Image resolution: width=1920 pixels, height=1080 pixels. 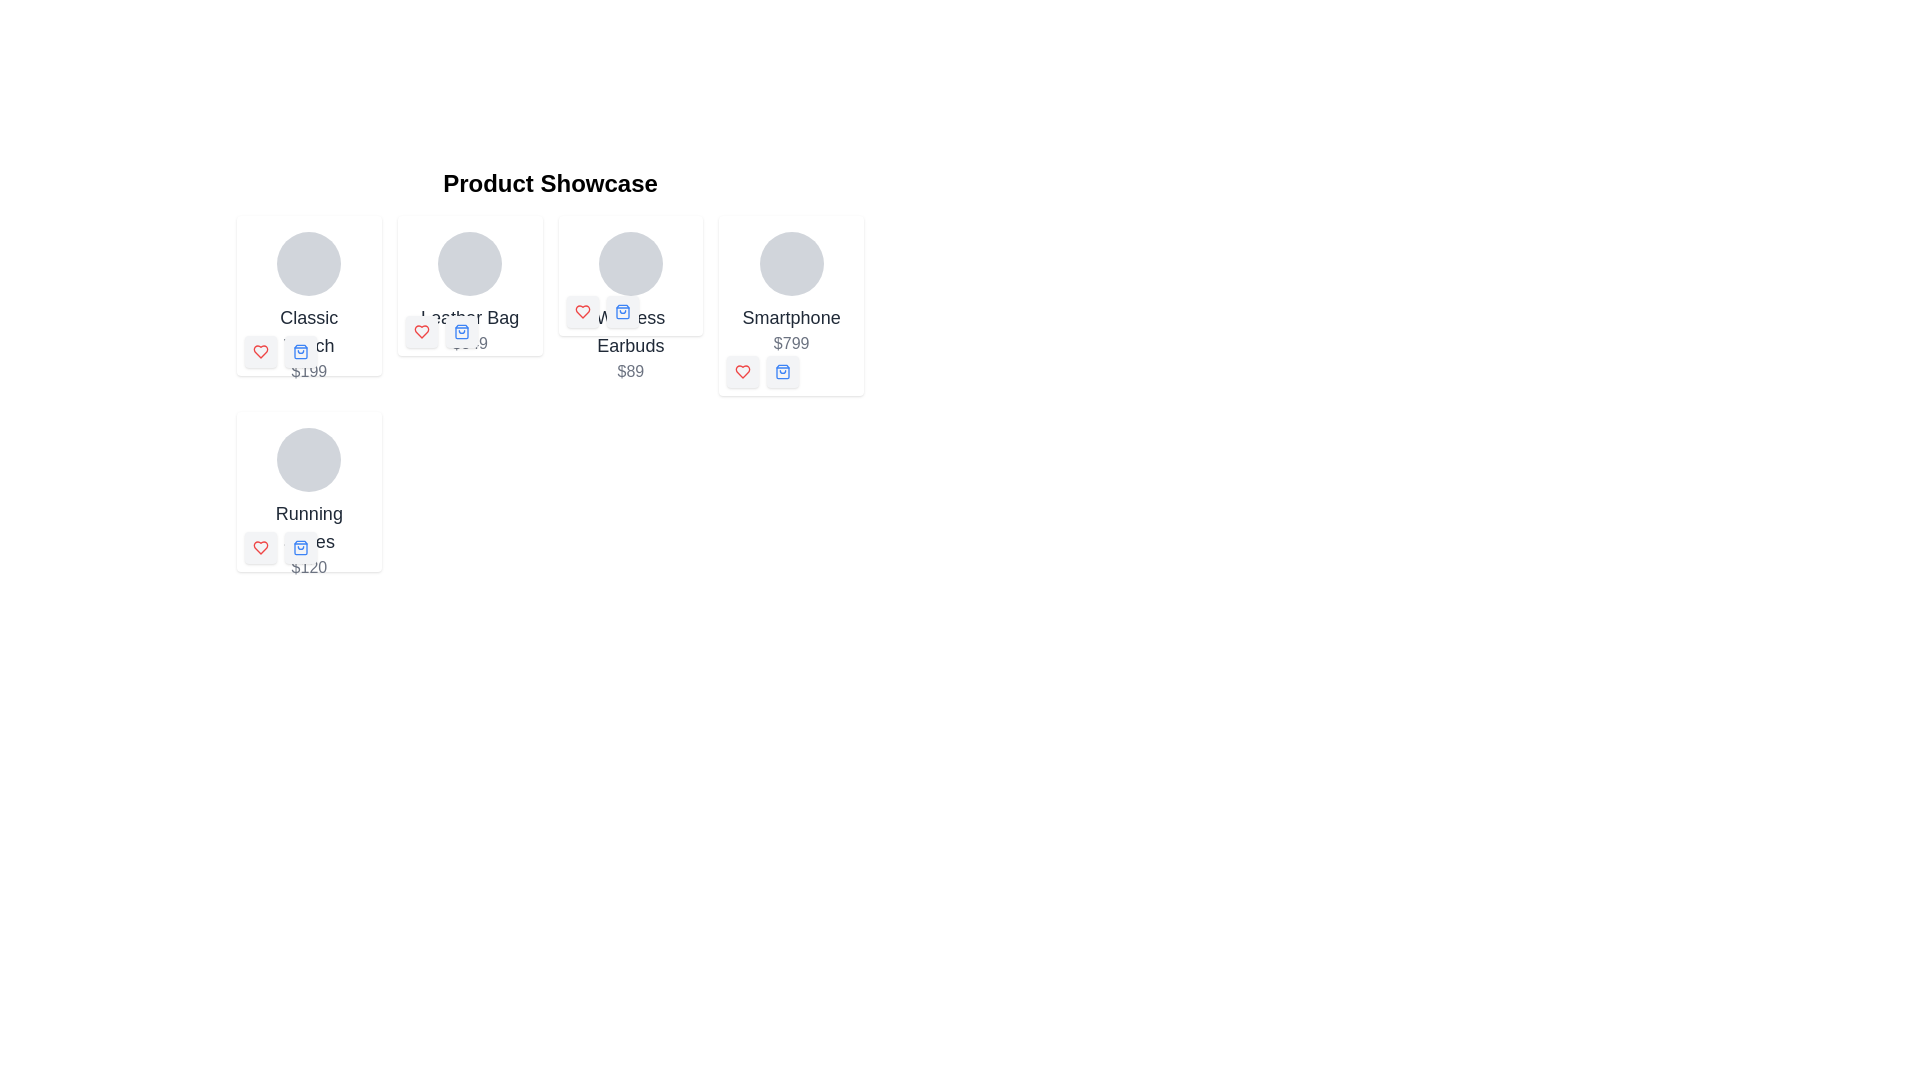 I want to click on the heart icon button on the product card for 'Wireless Earbuds' located in the first row, third column of the product listing grid, so click(x=581, y=312).